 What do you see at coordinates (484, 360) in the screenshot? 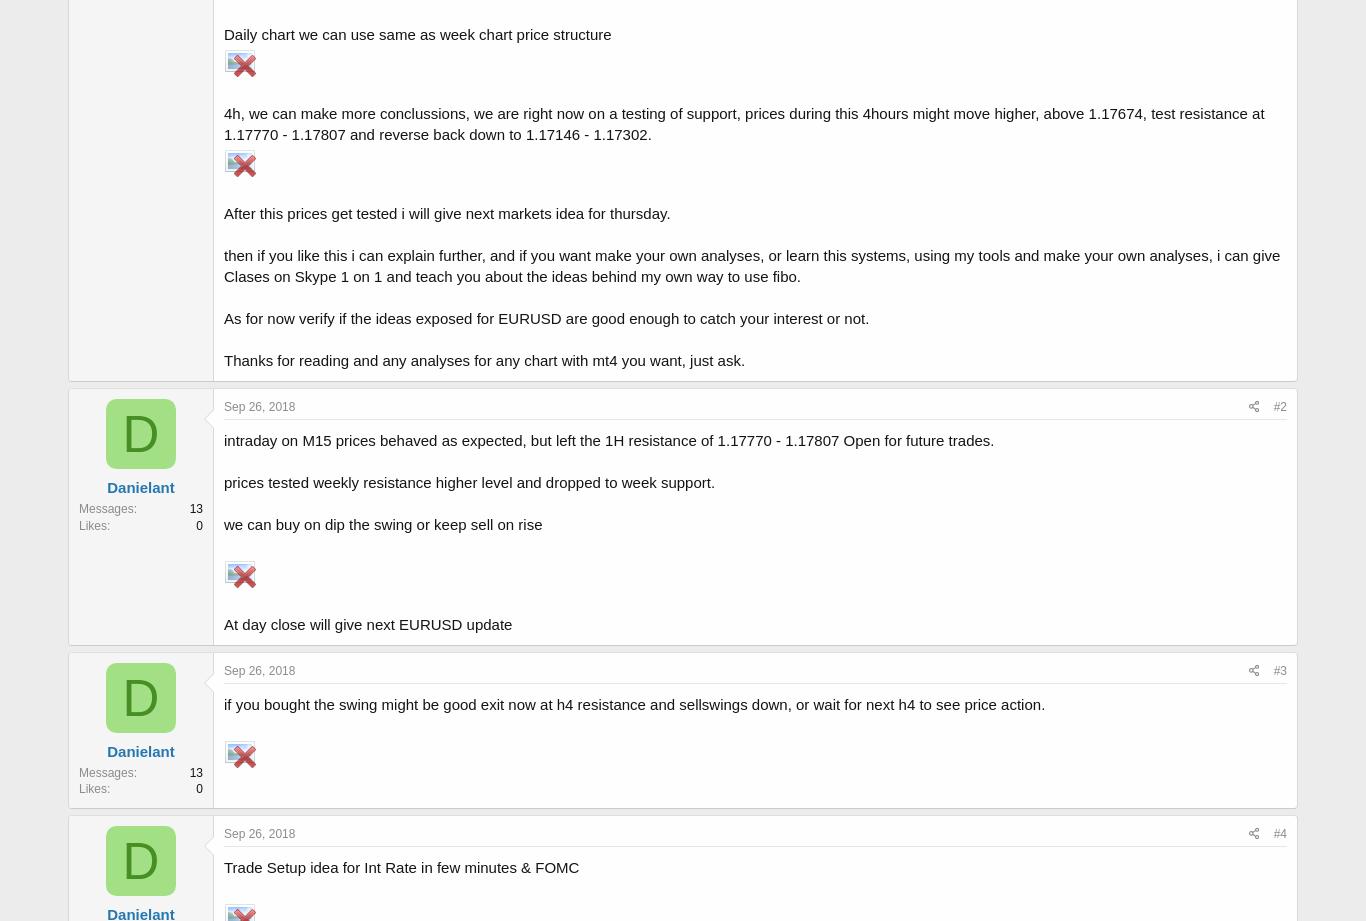
I see `'Thanks for reading and any analyses for any chart with mt4 you want, just ask.'` at bounding box center [484, 360].